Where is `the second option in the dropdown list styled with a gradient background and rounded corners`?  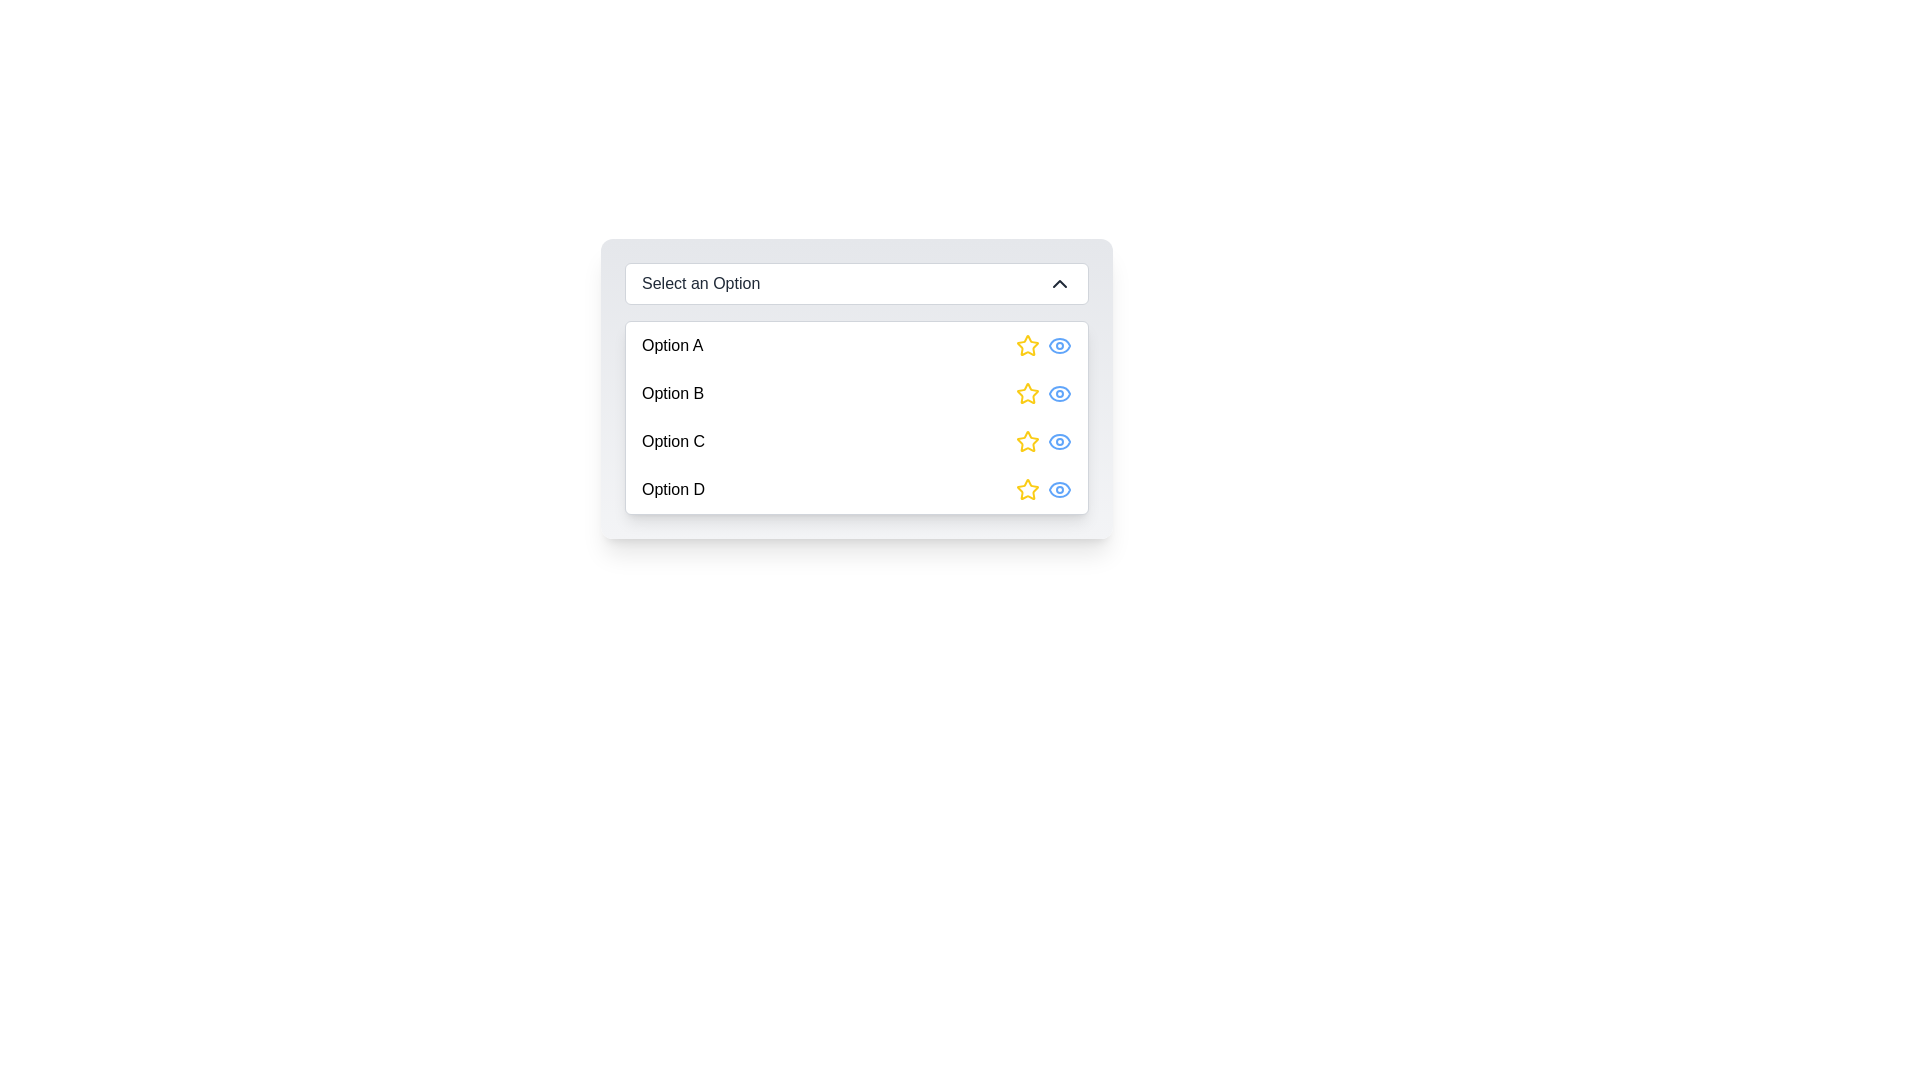 the second option in the dropdown list styled with a gradient background and rounded corners is located at coordinates (857, 389).